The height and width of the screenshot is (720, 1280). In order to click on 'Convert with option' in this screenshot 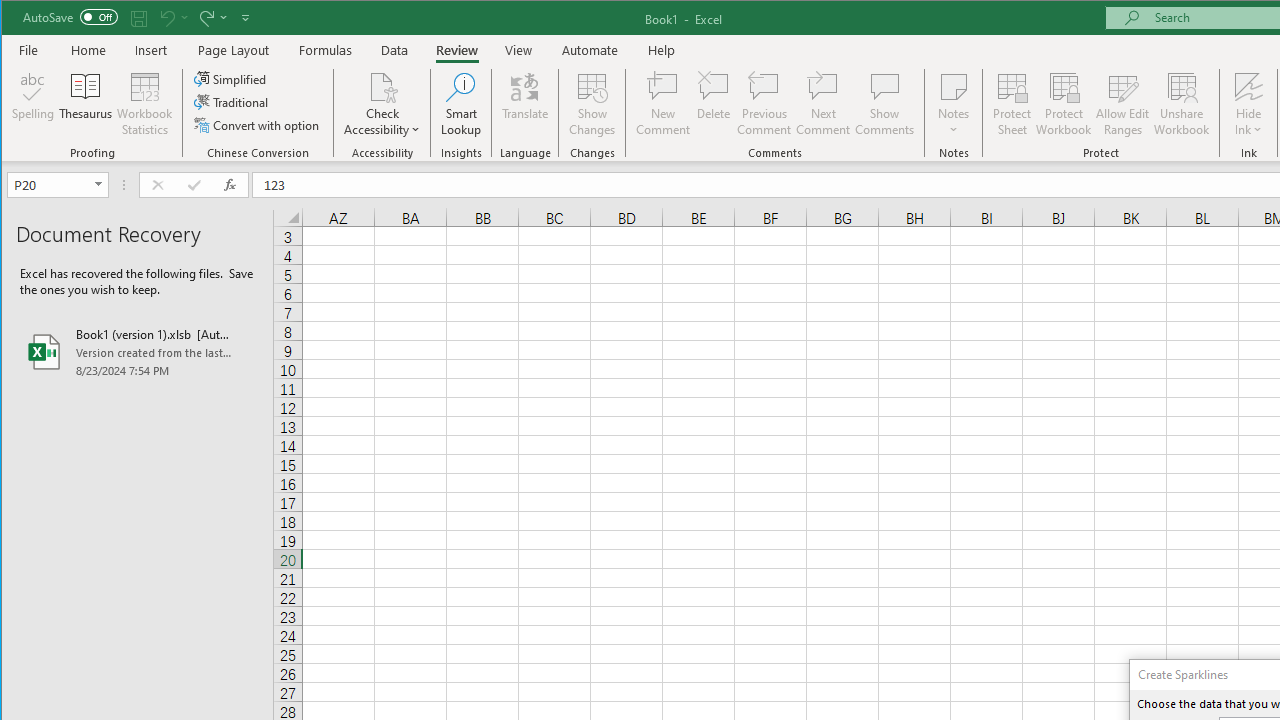, I will do `click(257, 125)`.